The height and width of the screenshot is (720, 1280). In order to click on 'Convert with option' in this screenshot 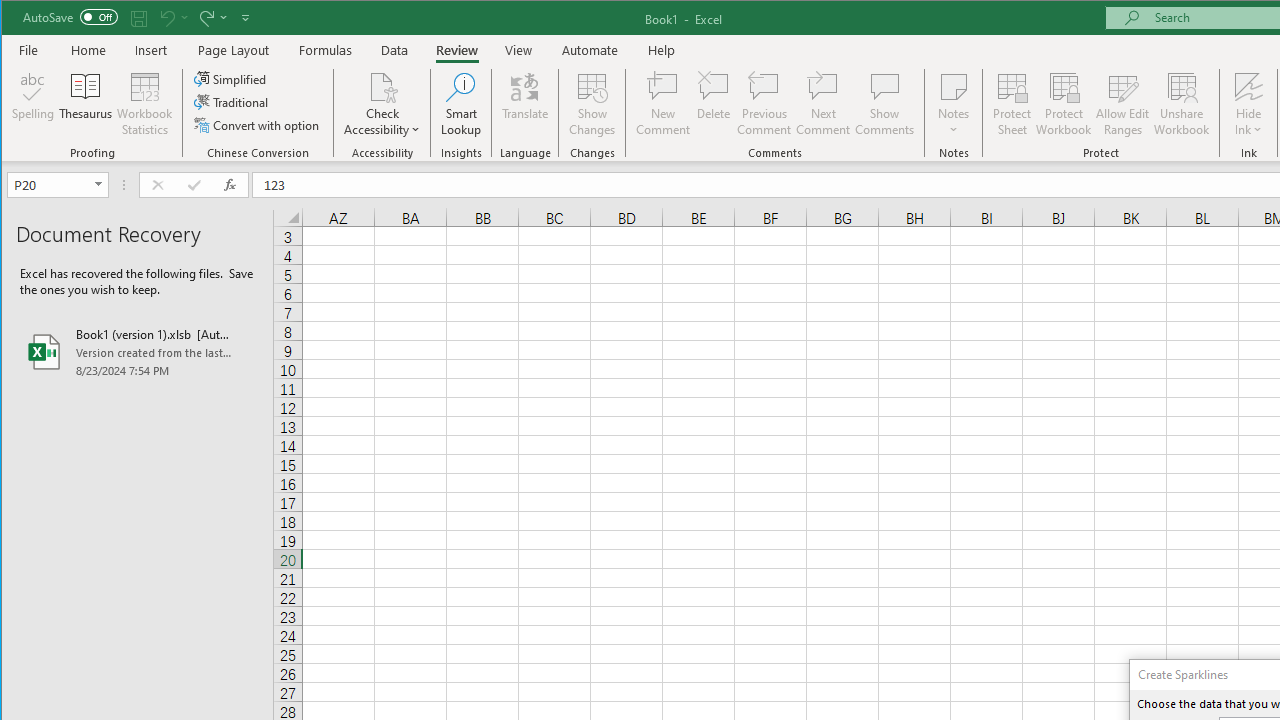, I will do `click(257, 125)`.